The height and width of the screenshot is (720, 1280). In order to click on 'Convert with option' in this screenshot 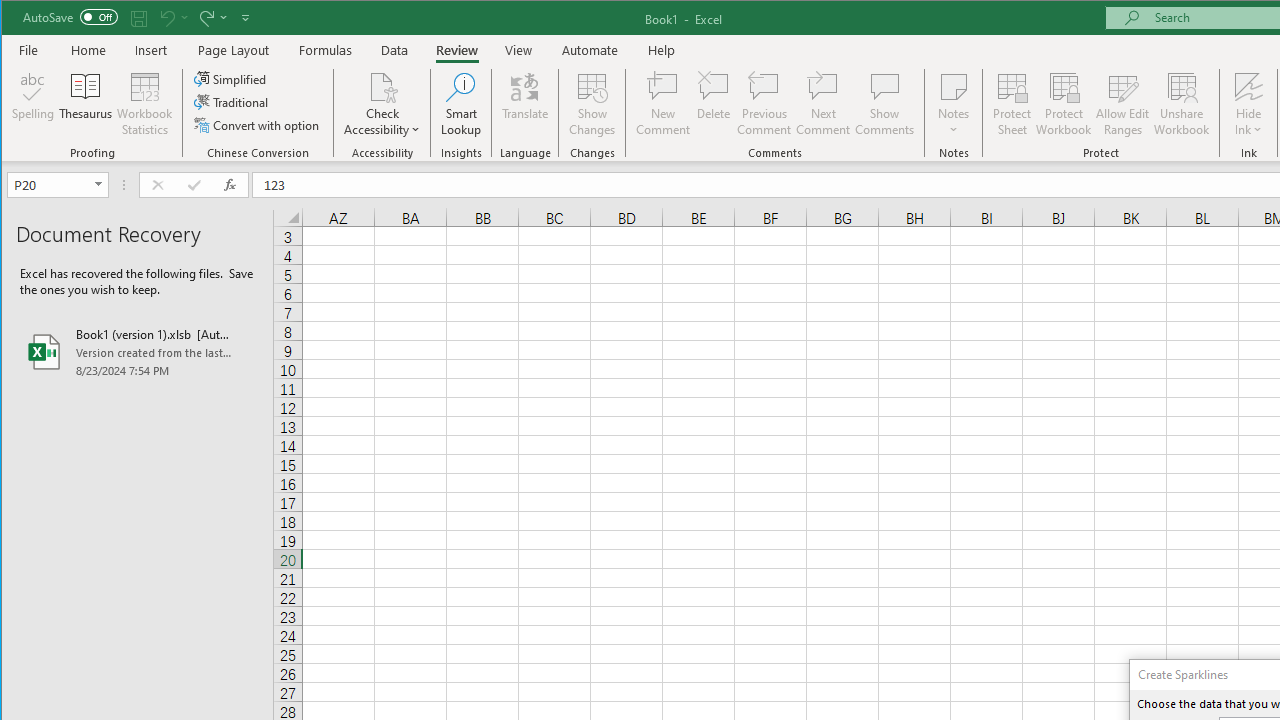, I will do `click(257, 125)`.